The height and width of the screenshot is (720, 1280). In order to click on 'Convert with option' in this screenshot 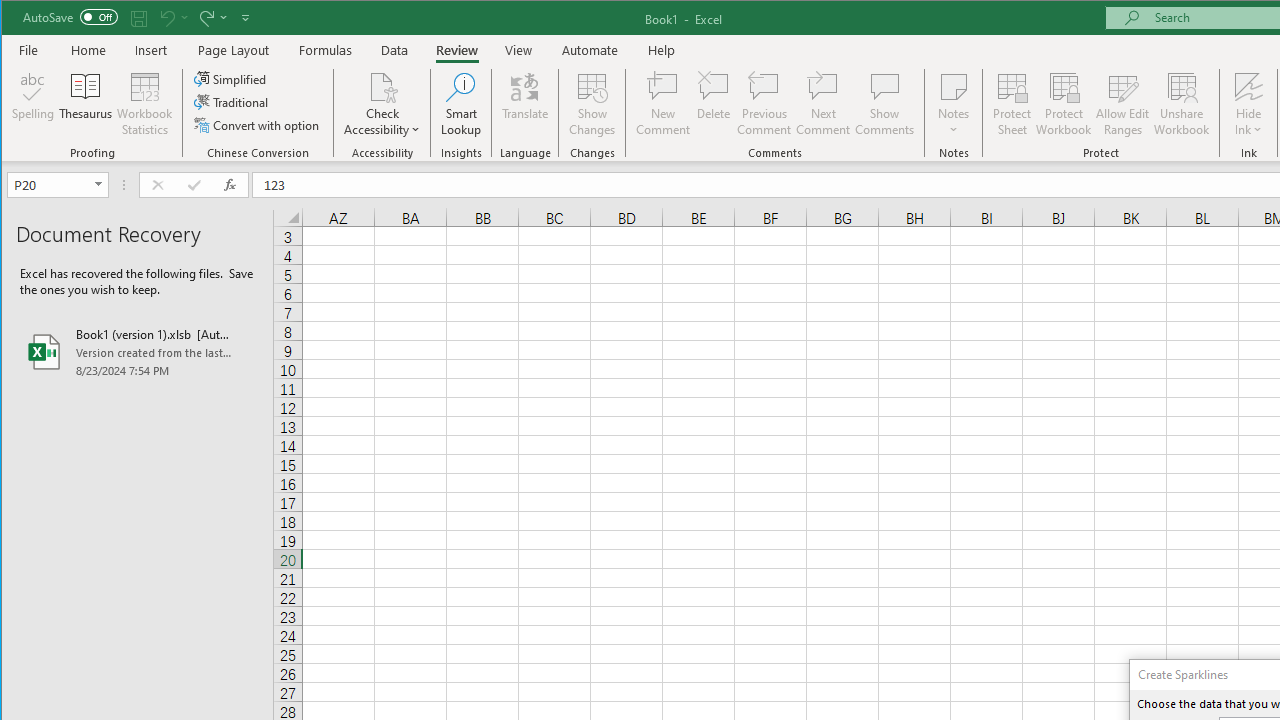, I will do `click(257, 125)`.